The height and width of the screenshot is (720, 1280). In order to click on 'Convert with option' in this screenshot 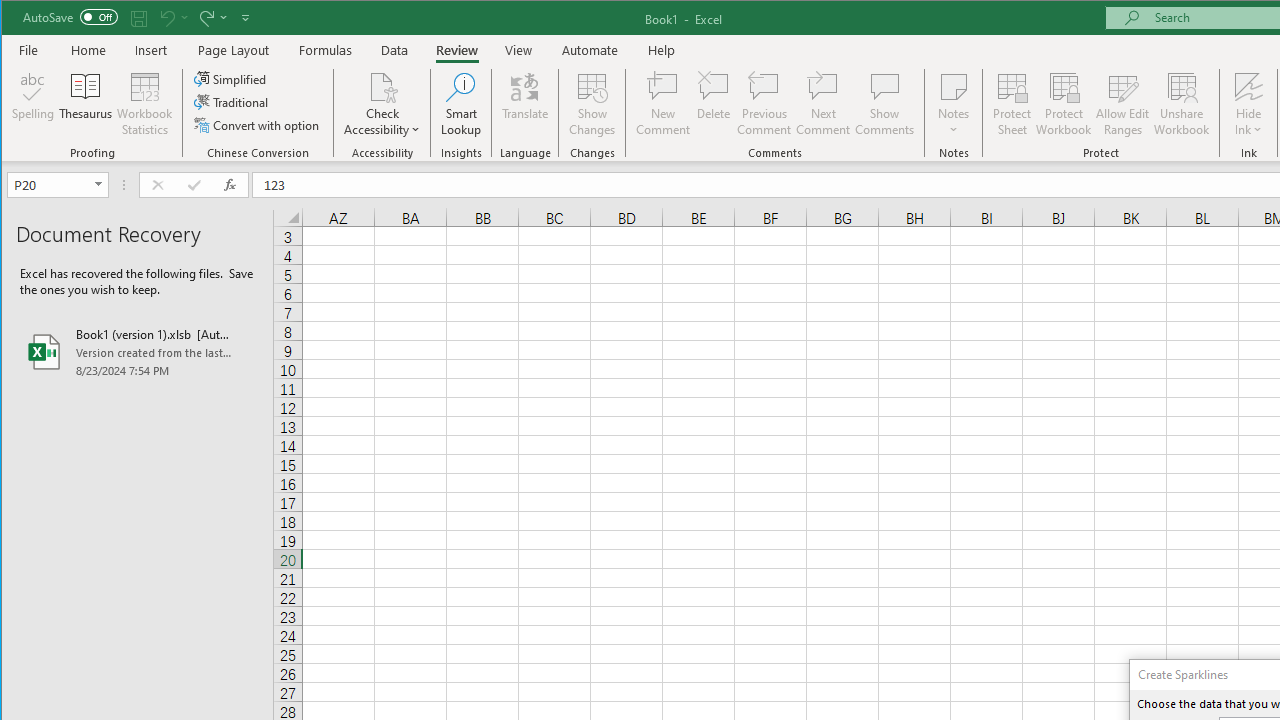, I will do `click(257, 125)`.